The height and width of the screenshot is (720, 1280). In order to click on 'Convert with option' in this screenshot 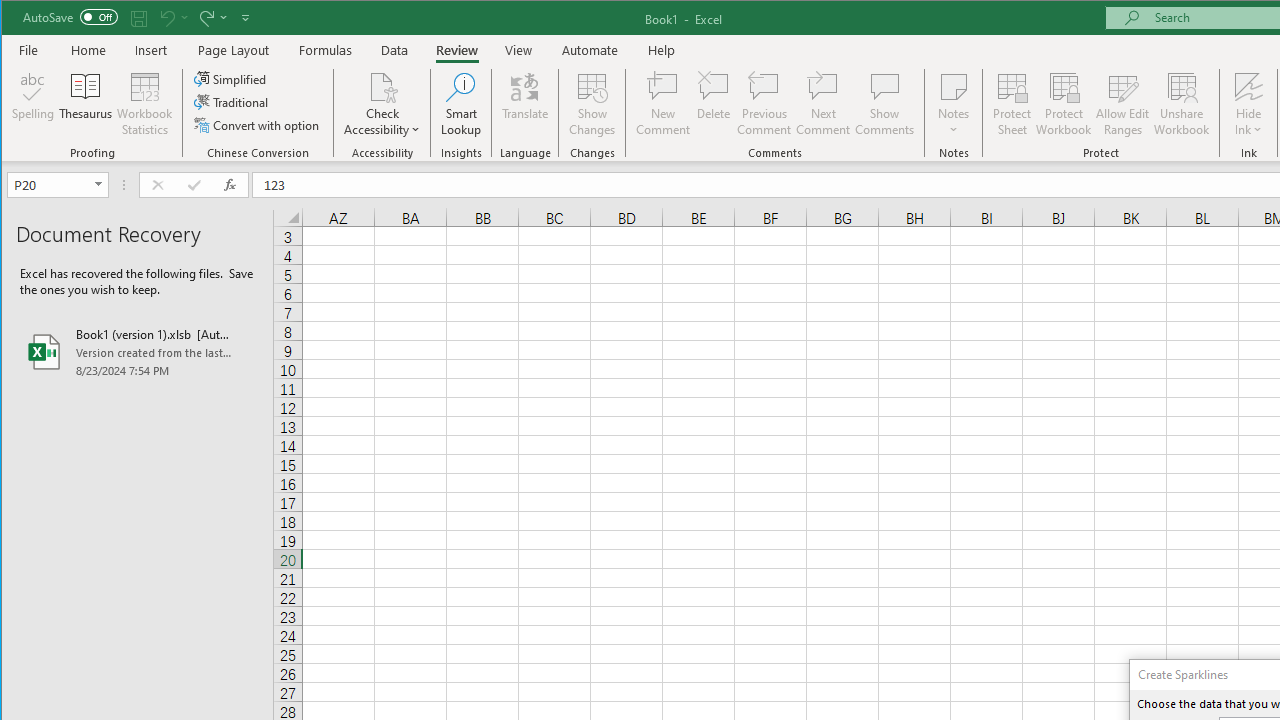, I will do `click(257, 125)`.